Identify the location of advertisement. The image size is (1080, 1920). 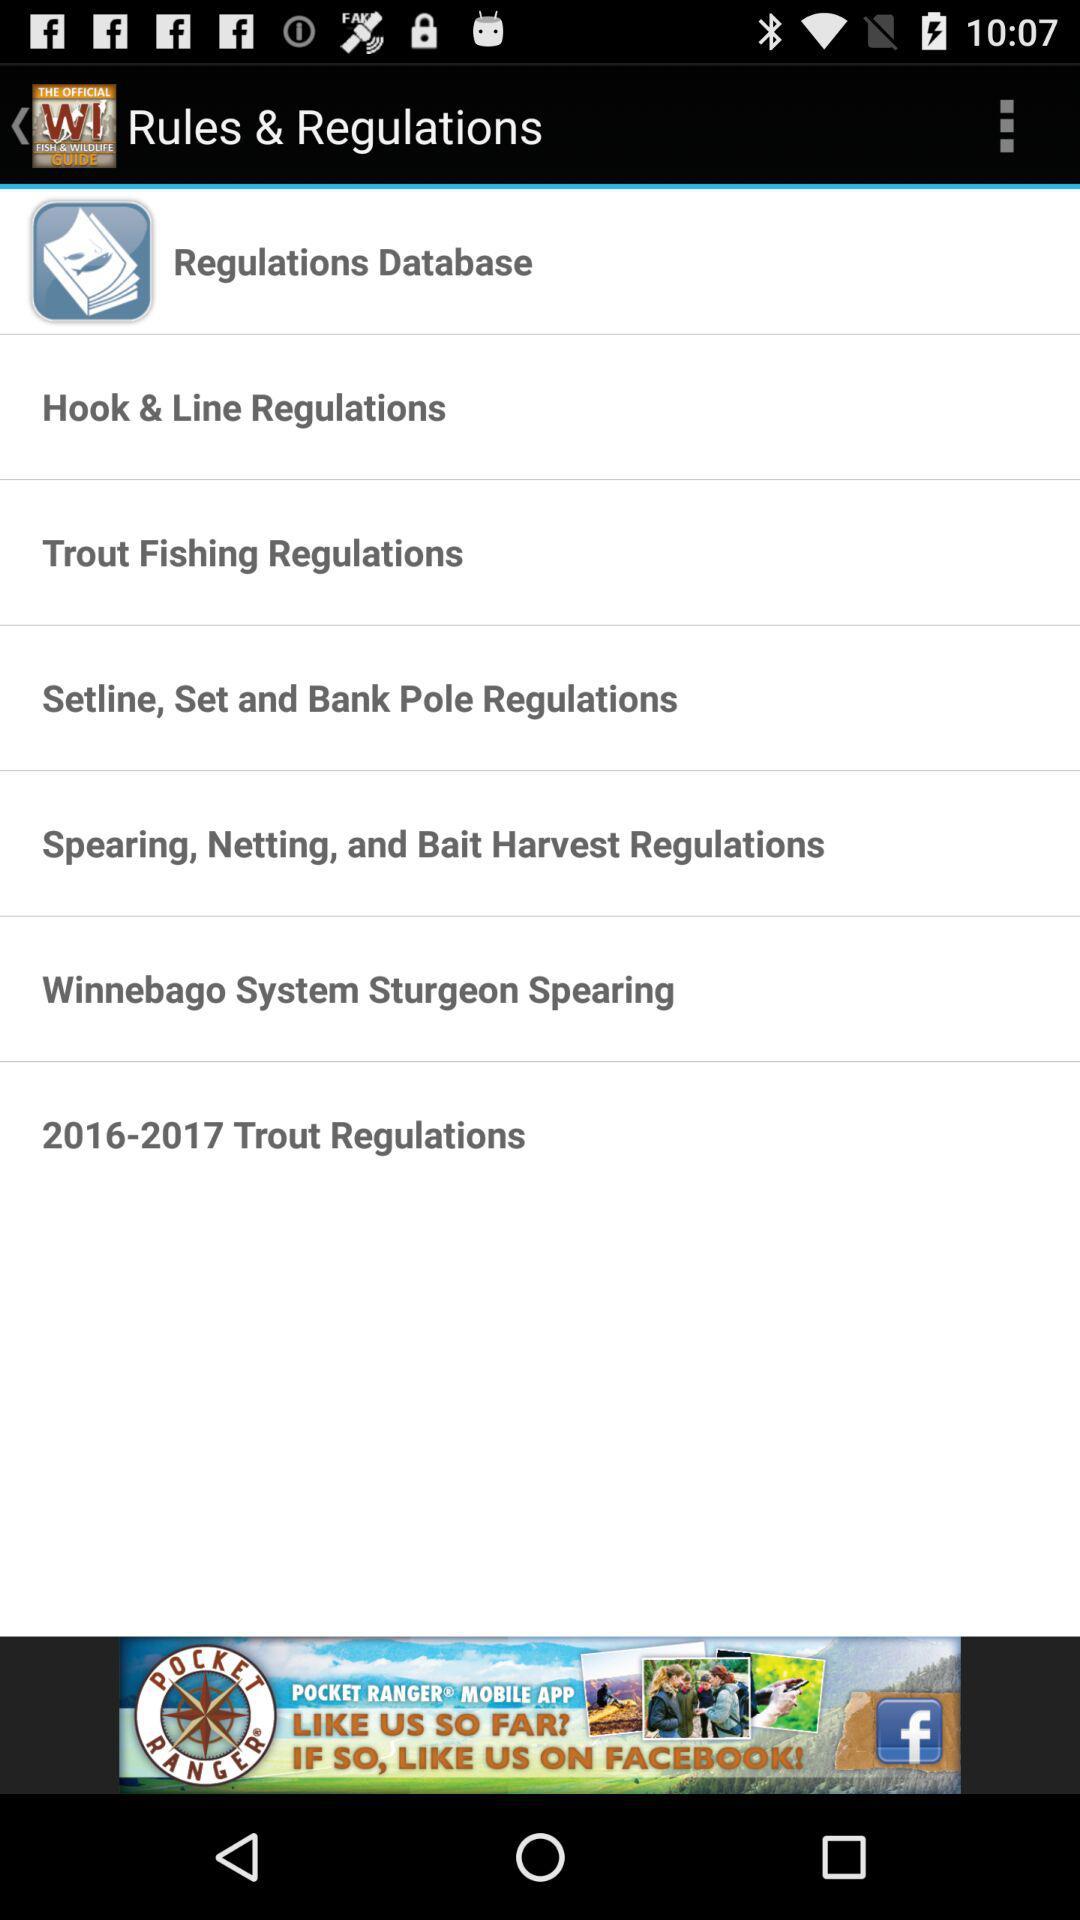
(540, 1714).